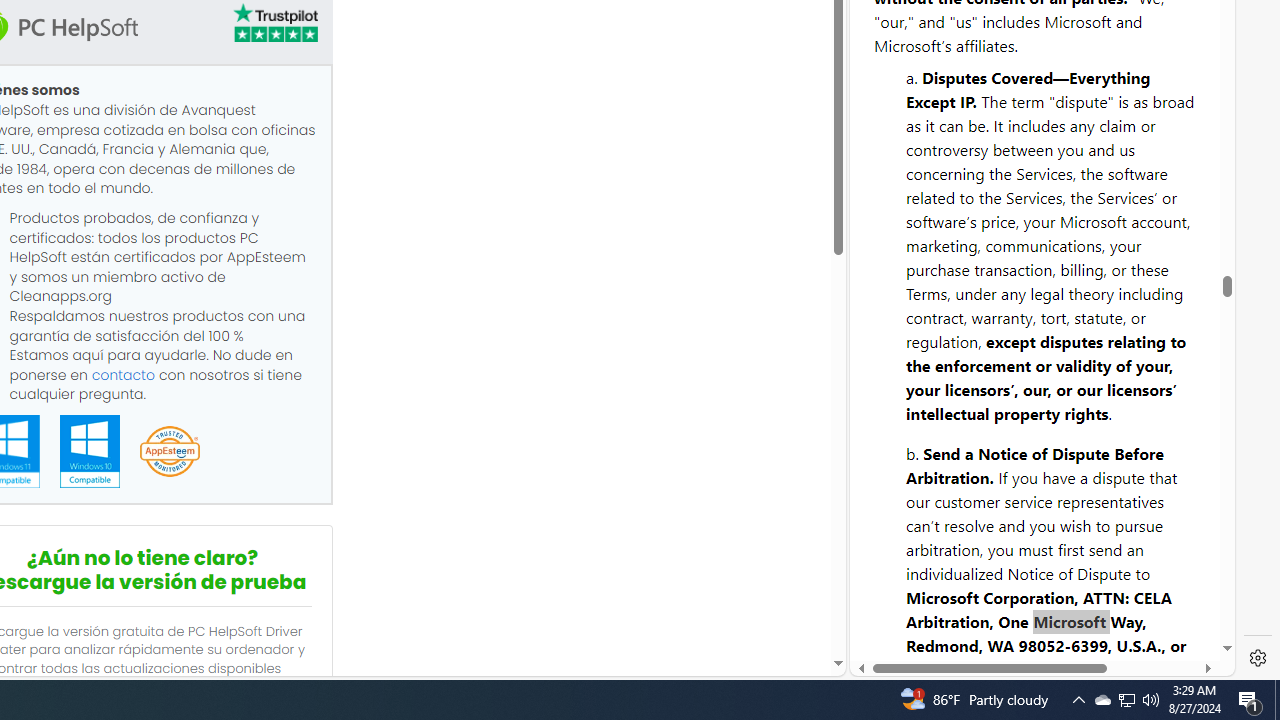 This screenshot has height=720, width=1280. I want to click on 'TrustPilot', so click(273, 26).